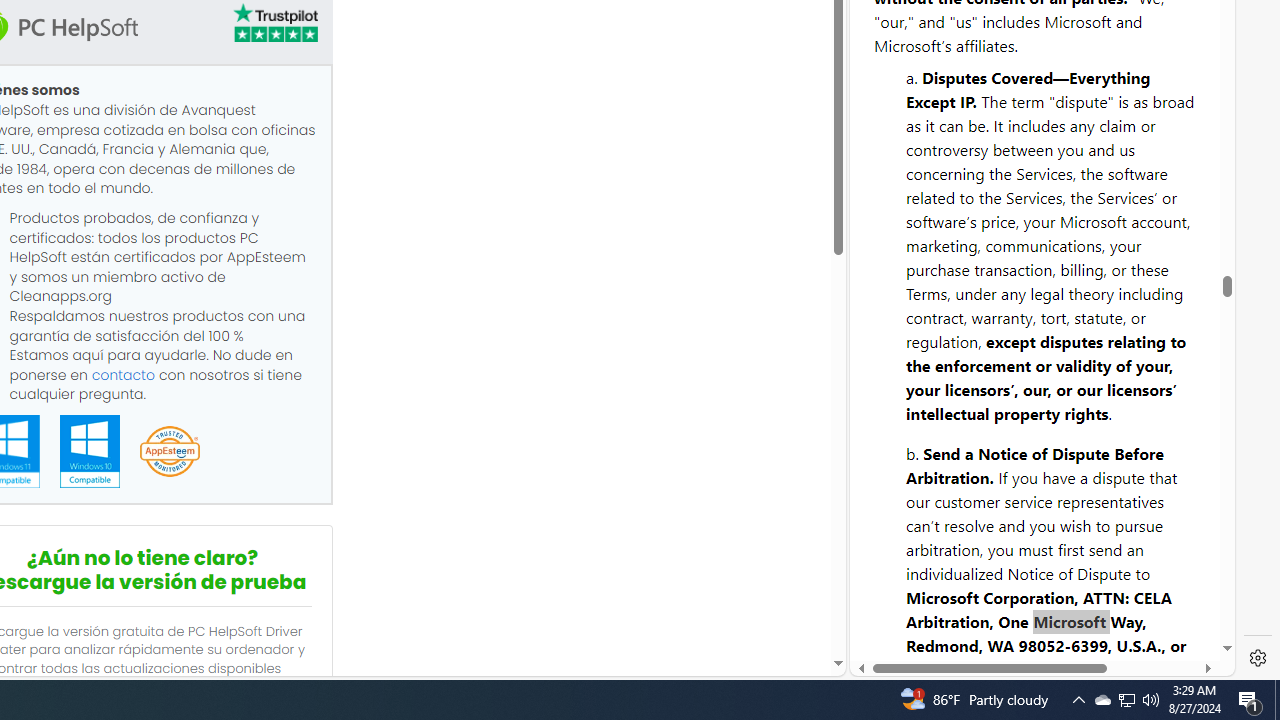 This screenshot has height=720, width=1280. I want to click on 'TrustPilot', so click(273, 26).